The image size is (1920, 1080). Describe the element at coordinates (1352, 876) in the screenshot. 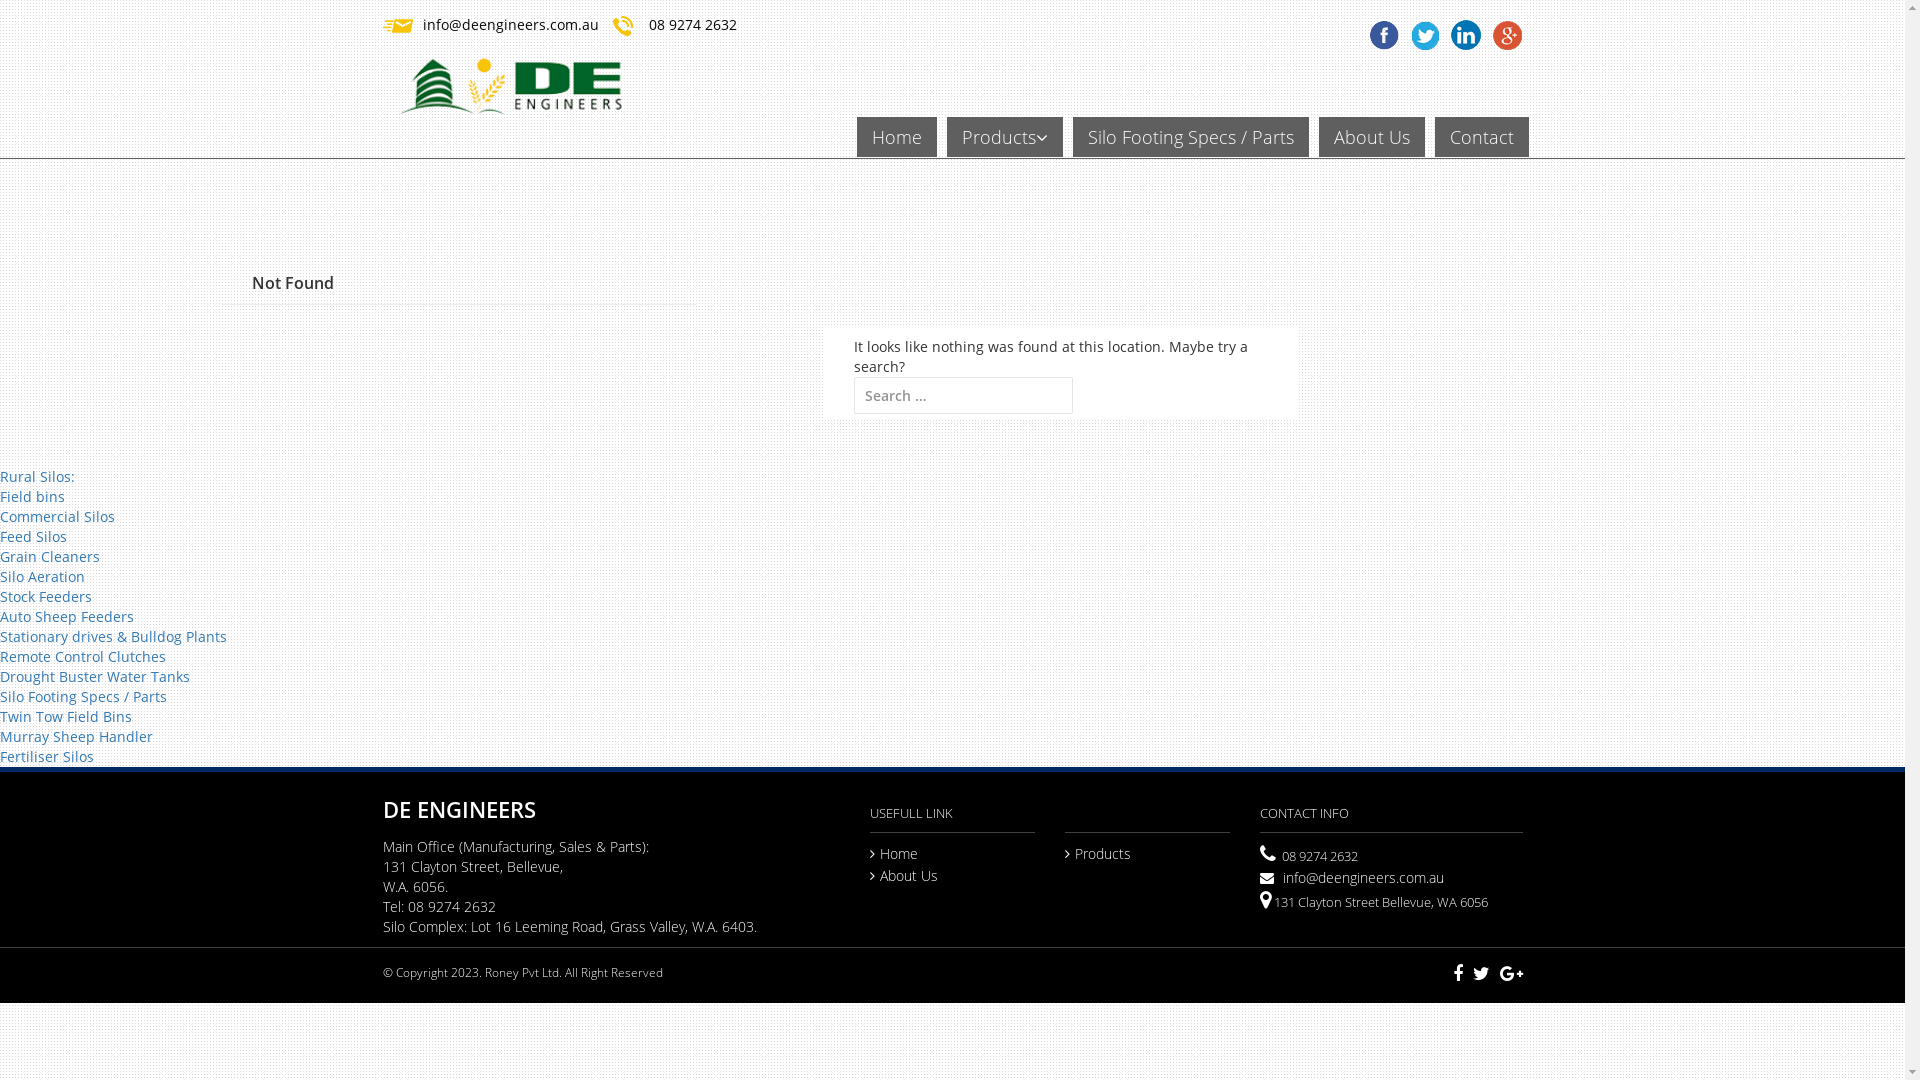

I see `'info@deengineers.com.au'` at that location.